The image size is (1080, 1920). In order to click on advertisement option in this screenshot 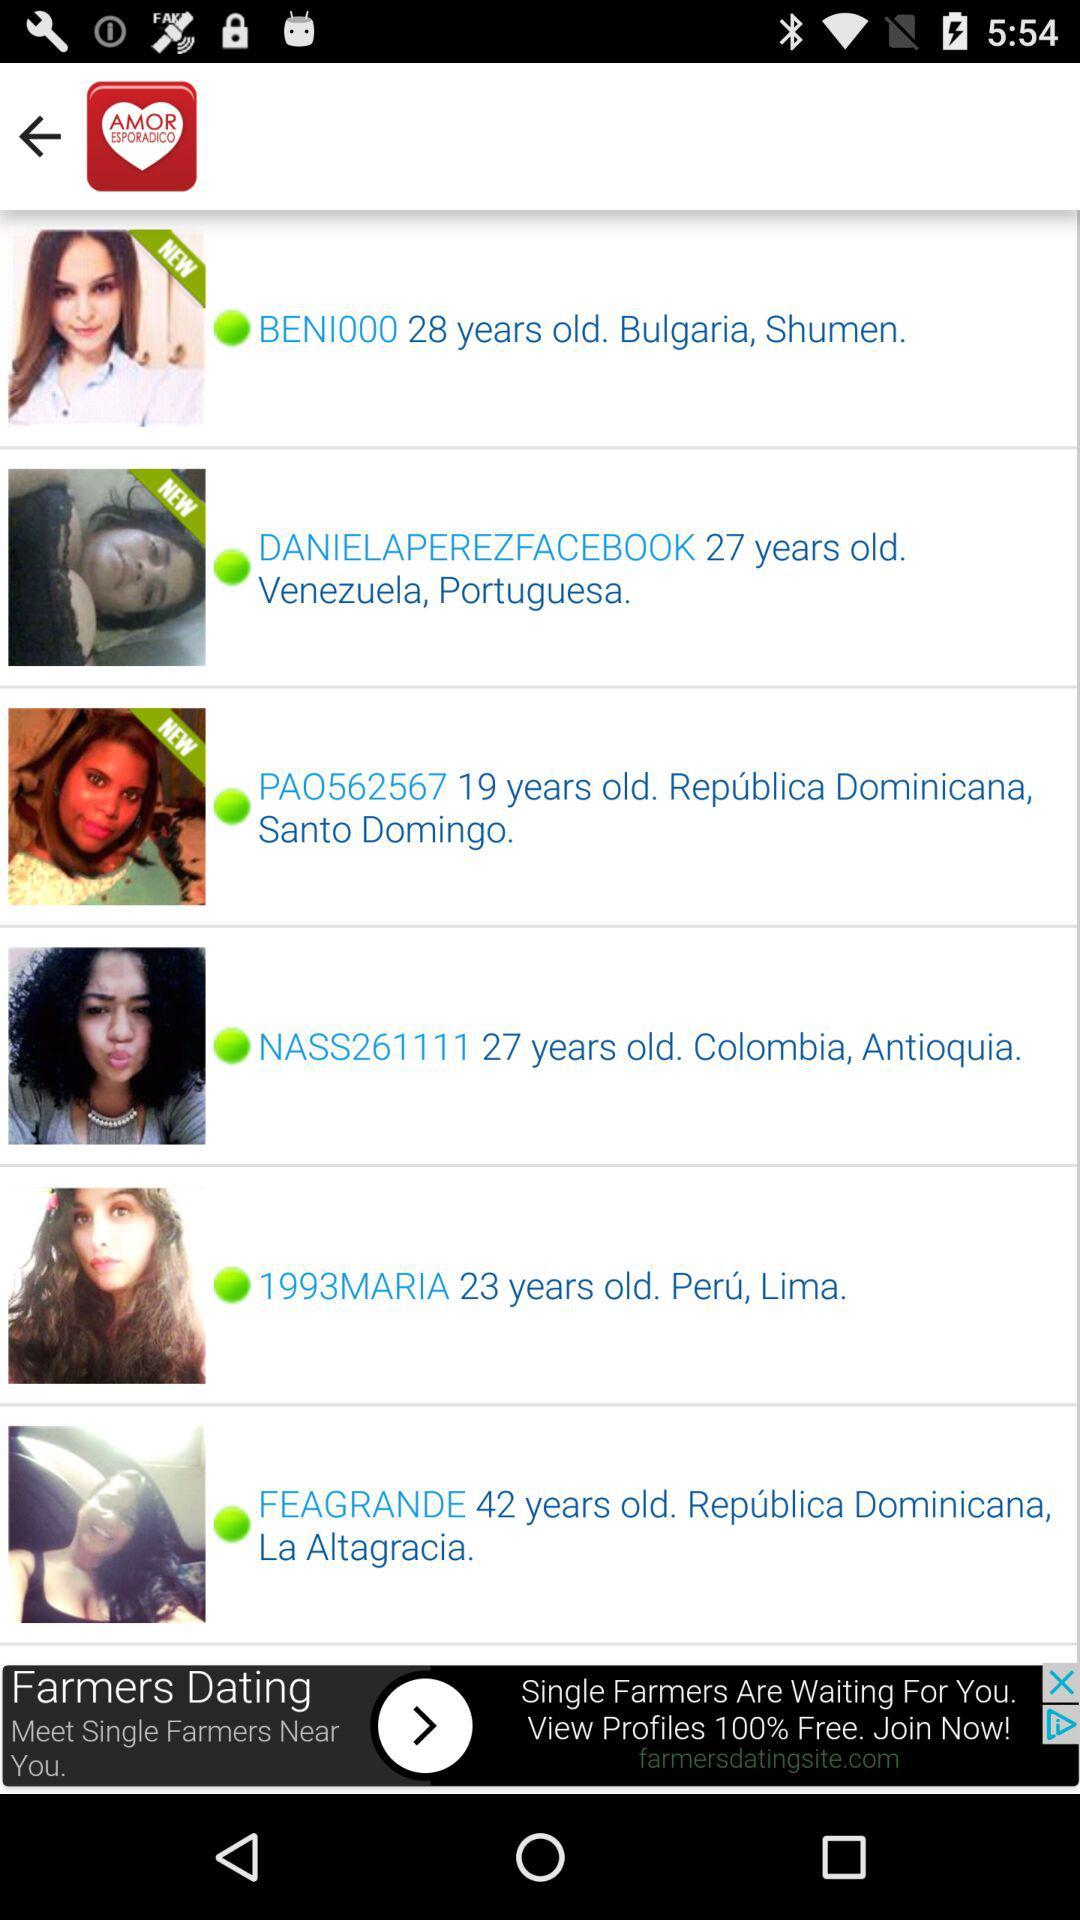, I will do `click(540, 1727)`.